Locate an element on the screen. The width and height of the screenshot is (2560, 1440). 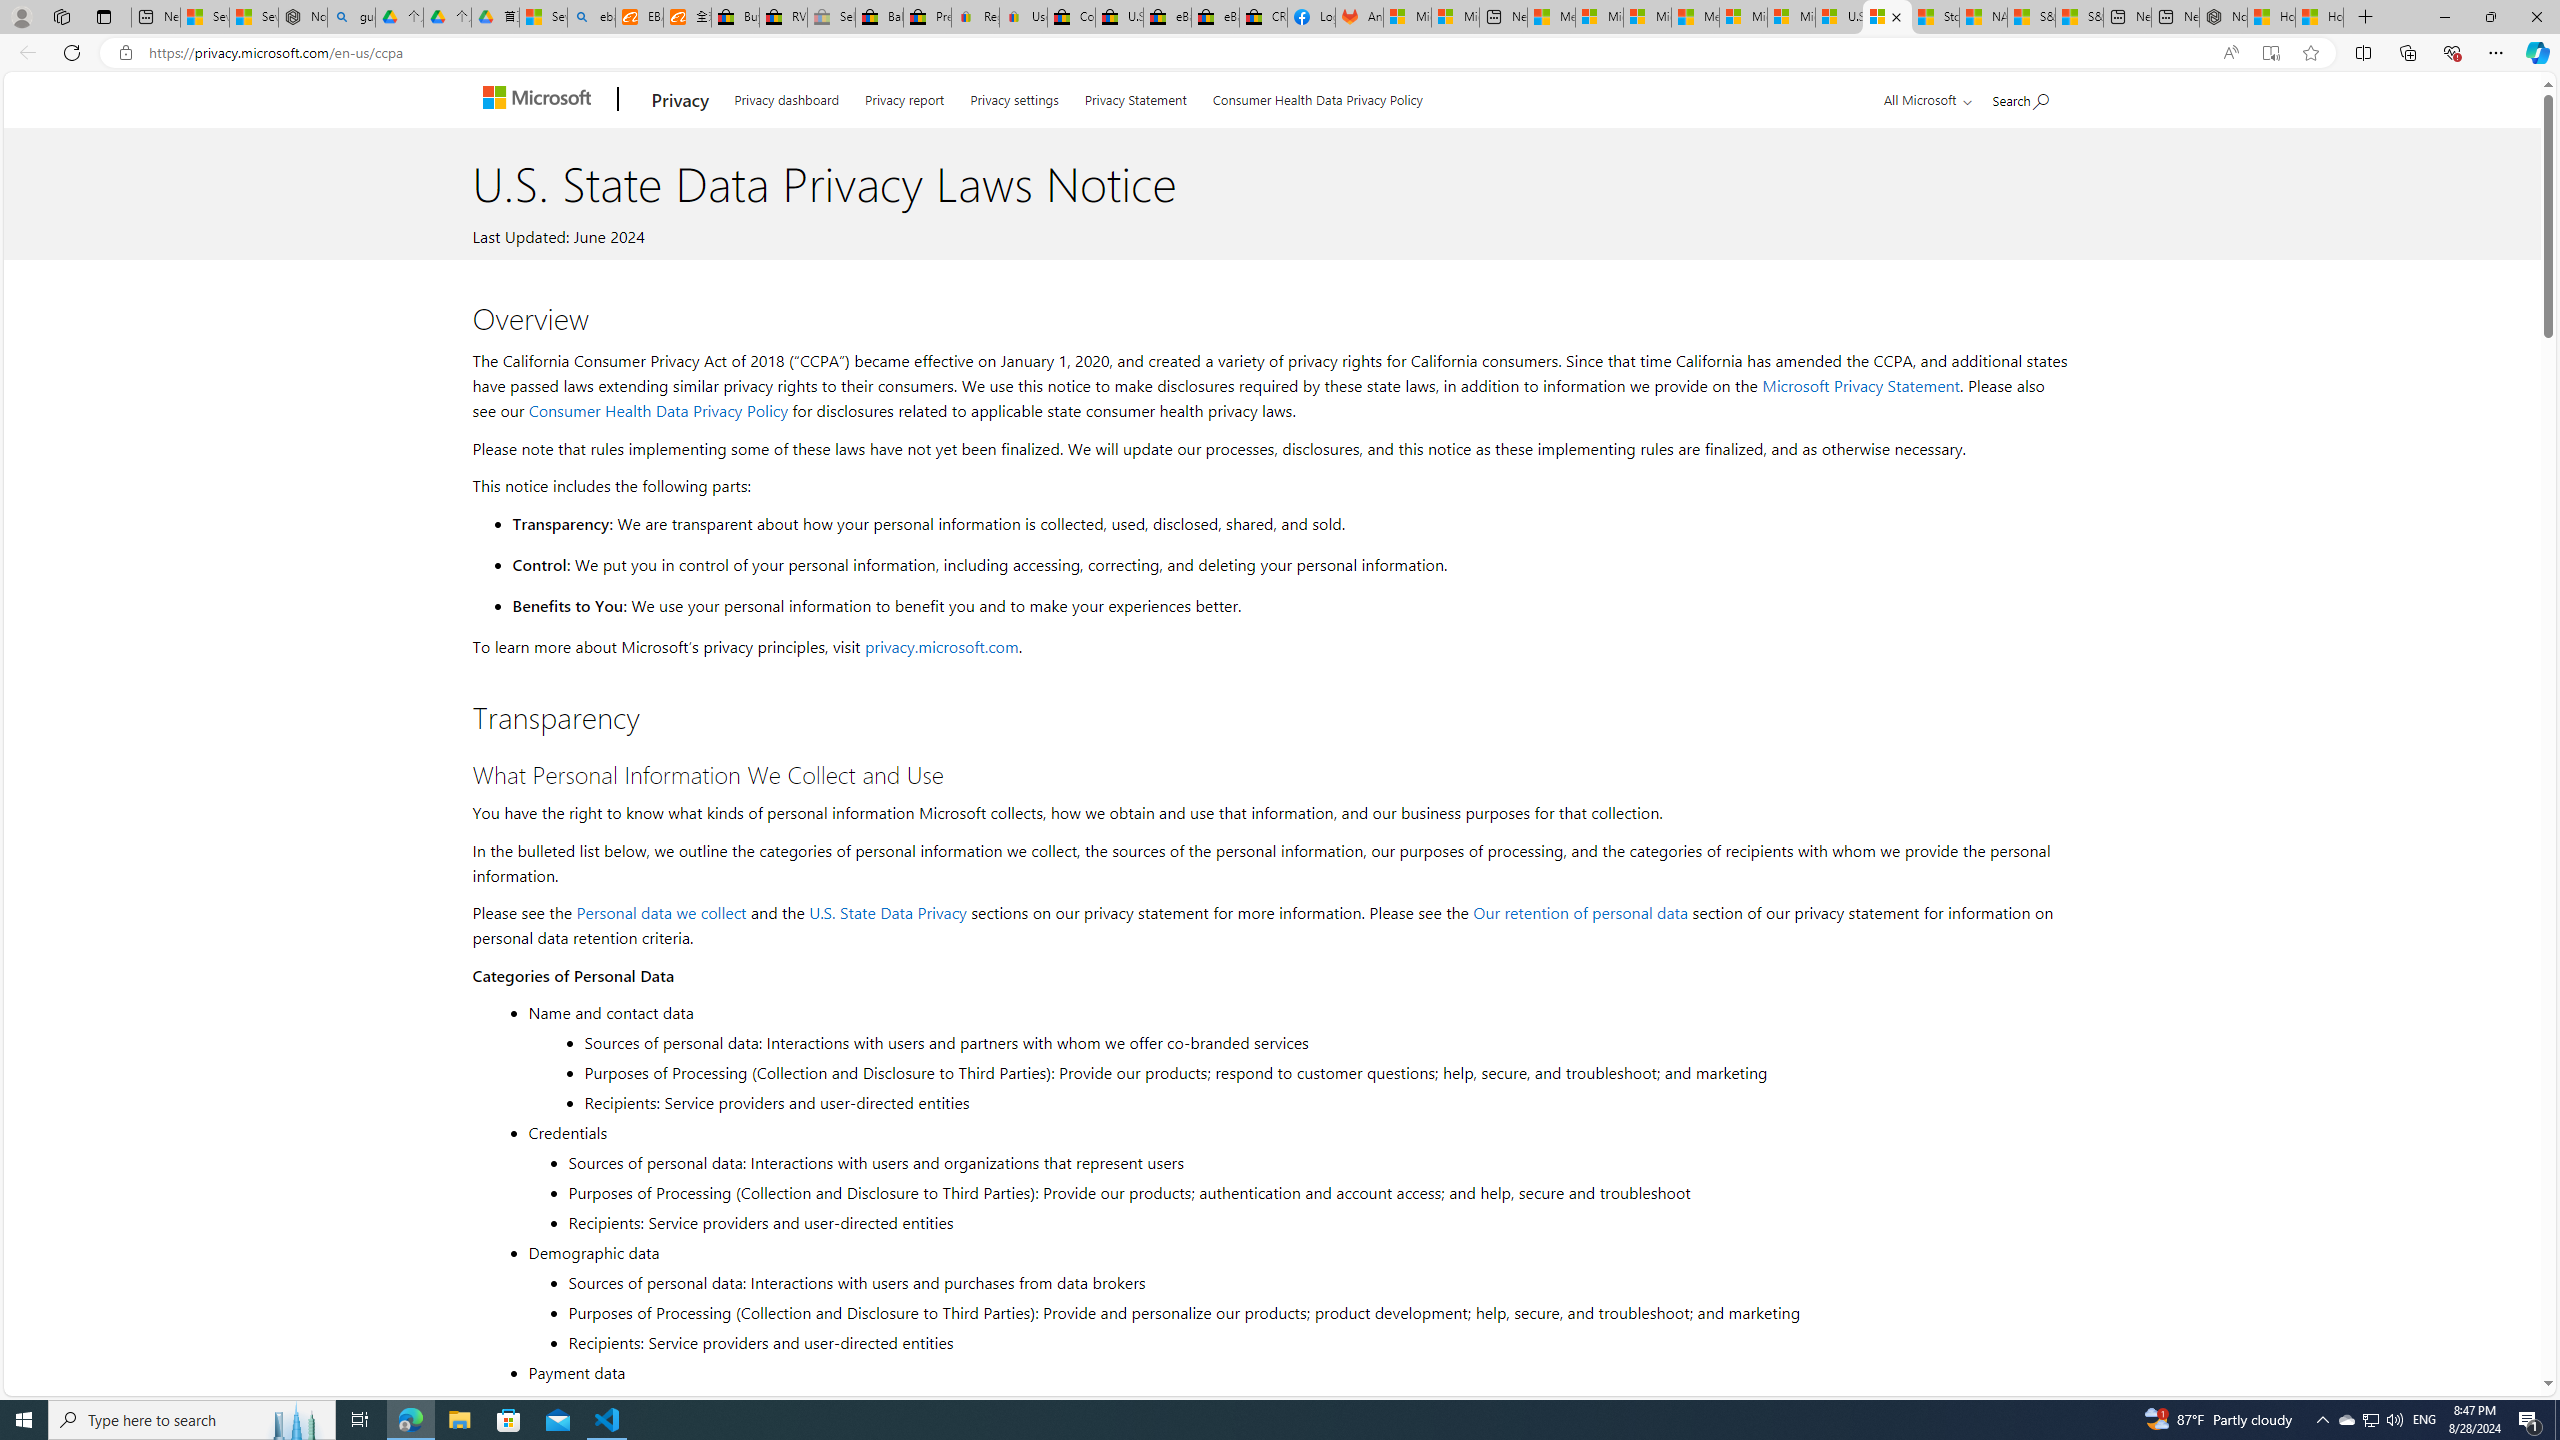
'Press Room - eBay Inc.' is located at coordinates (928, 16).